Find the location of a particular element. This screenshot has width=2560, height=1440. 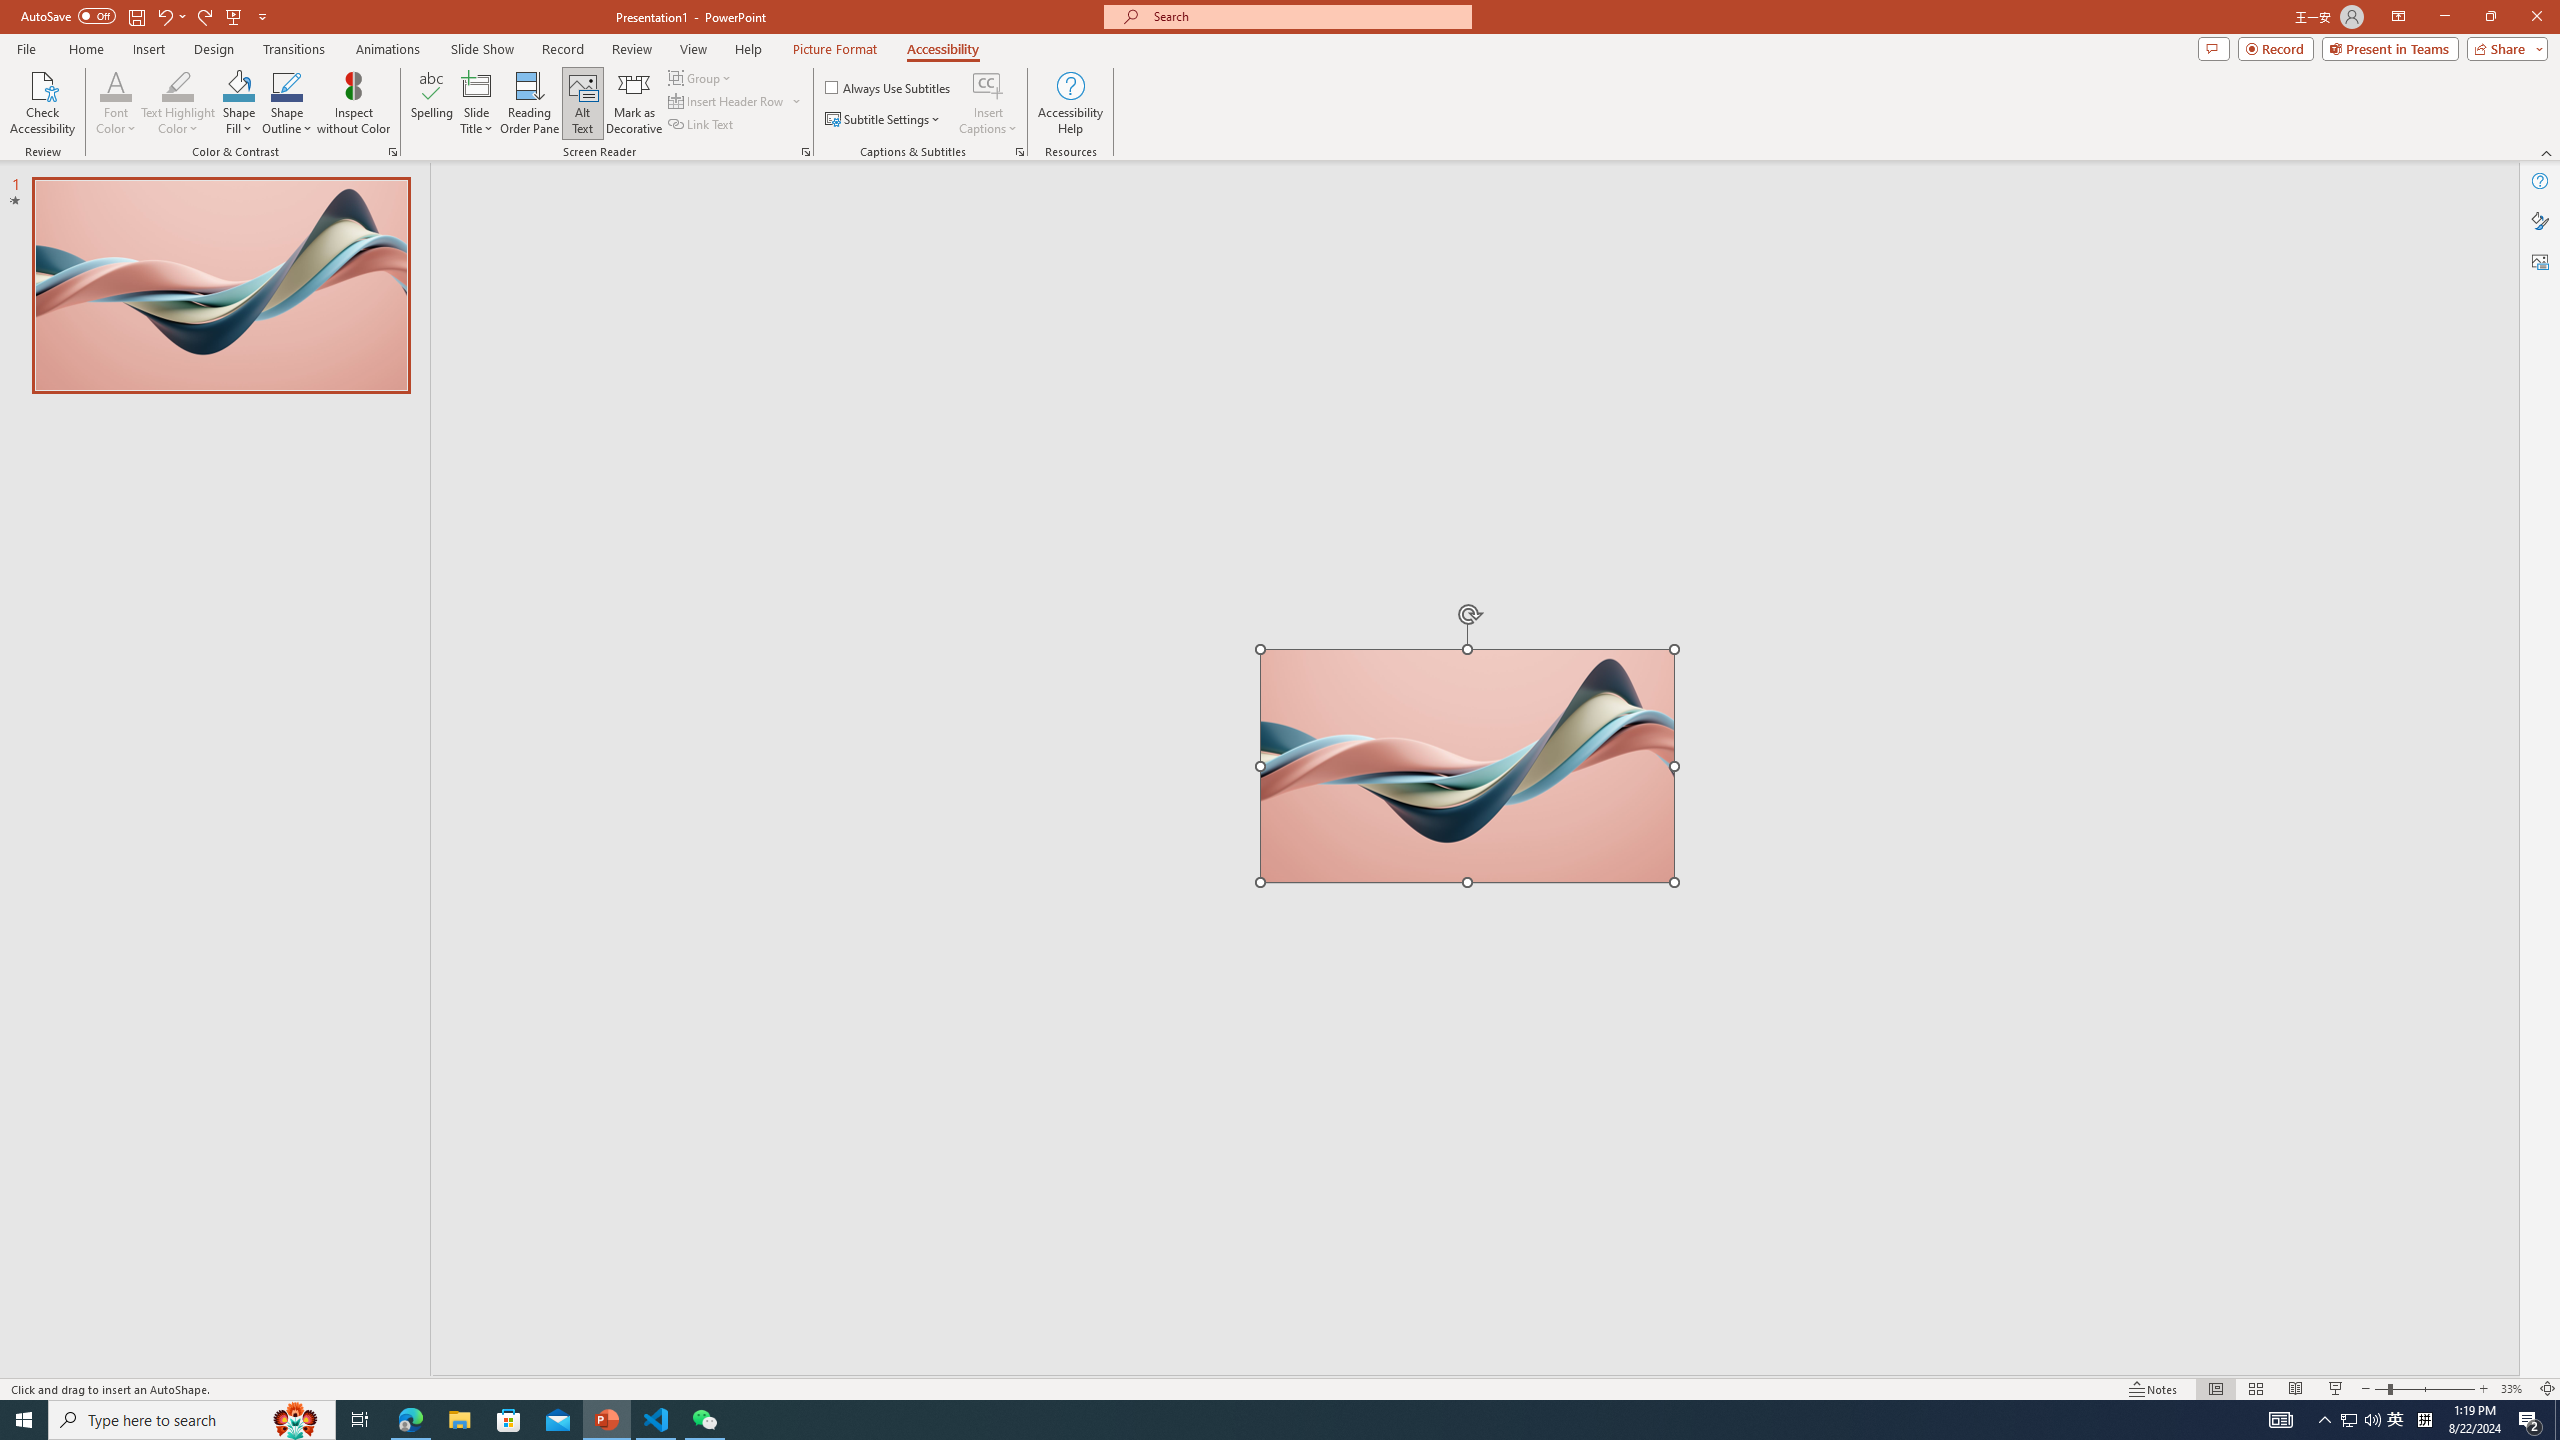

'Mark as Decorative' is located at coordinates (633, 103).